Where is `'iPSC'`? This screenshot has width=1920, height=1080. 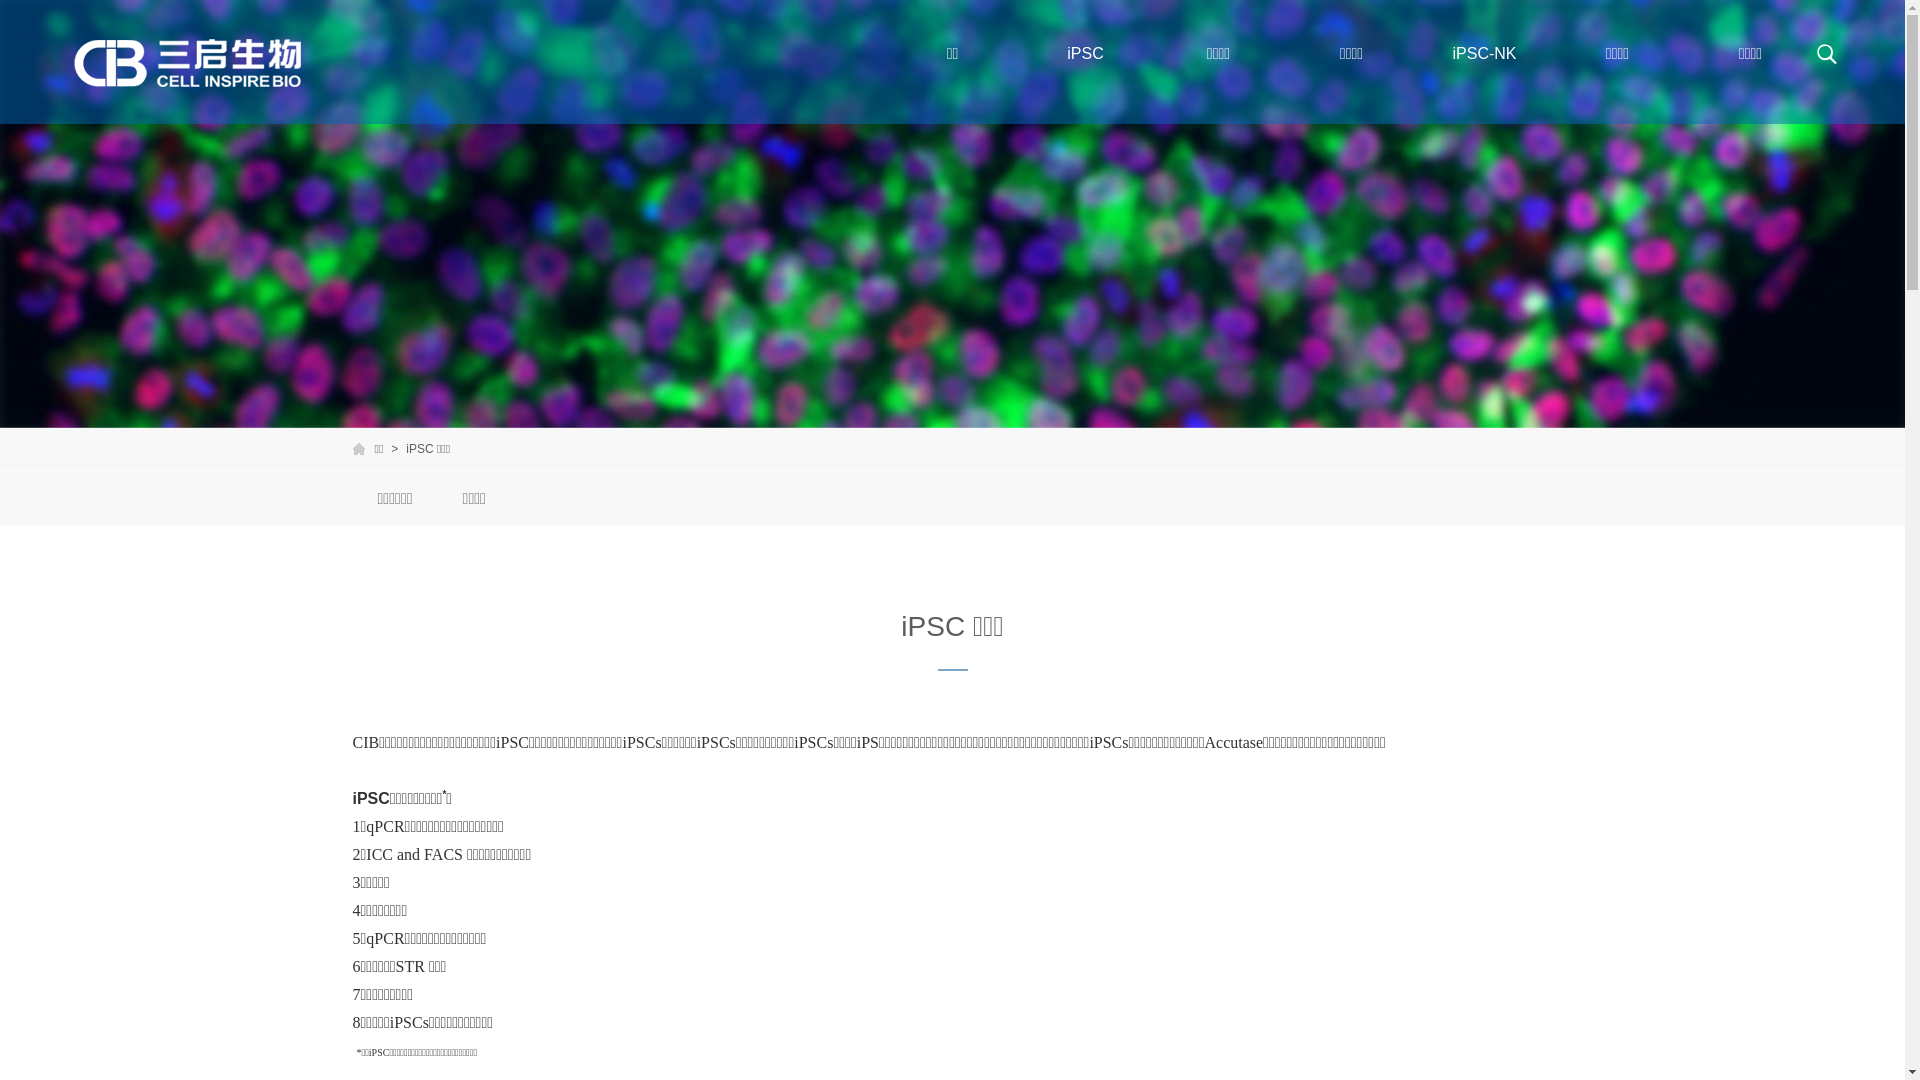 'iPSC' is located at coordinates (1018, 53).